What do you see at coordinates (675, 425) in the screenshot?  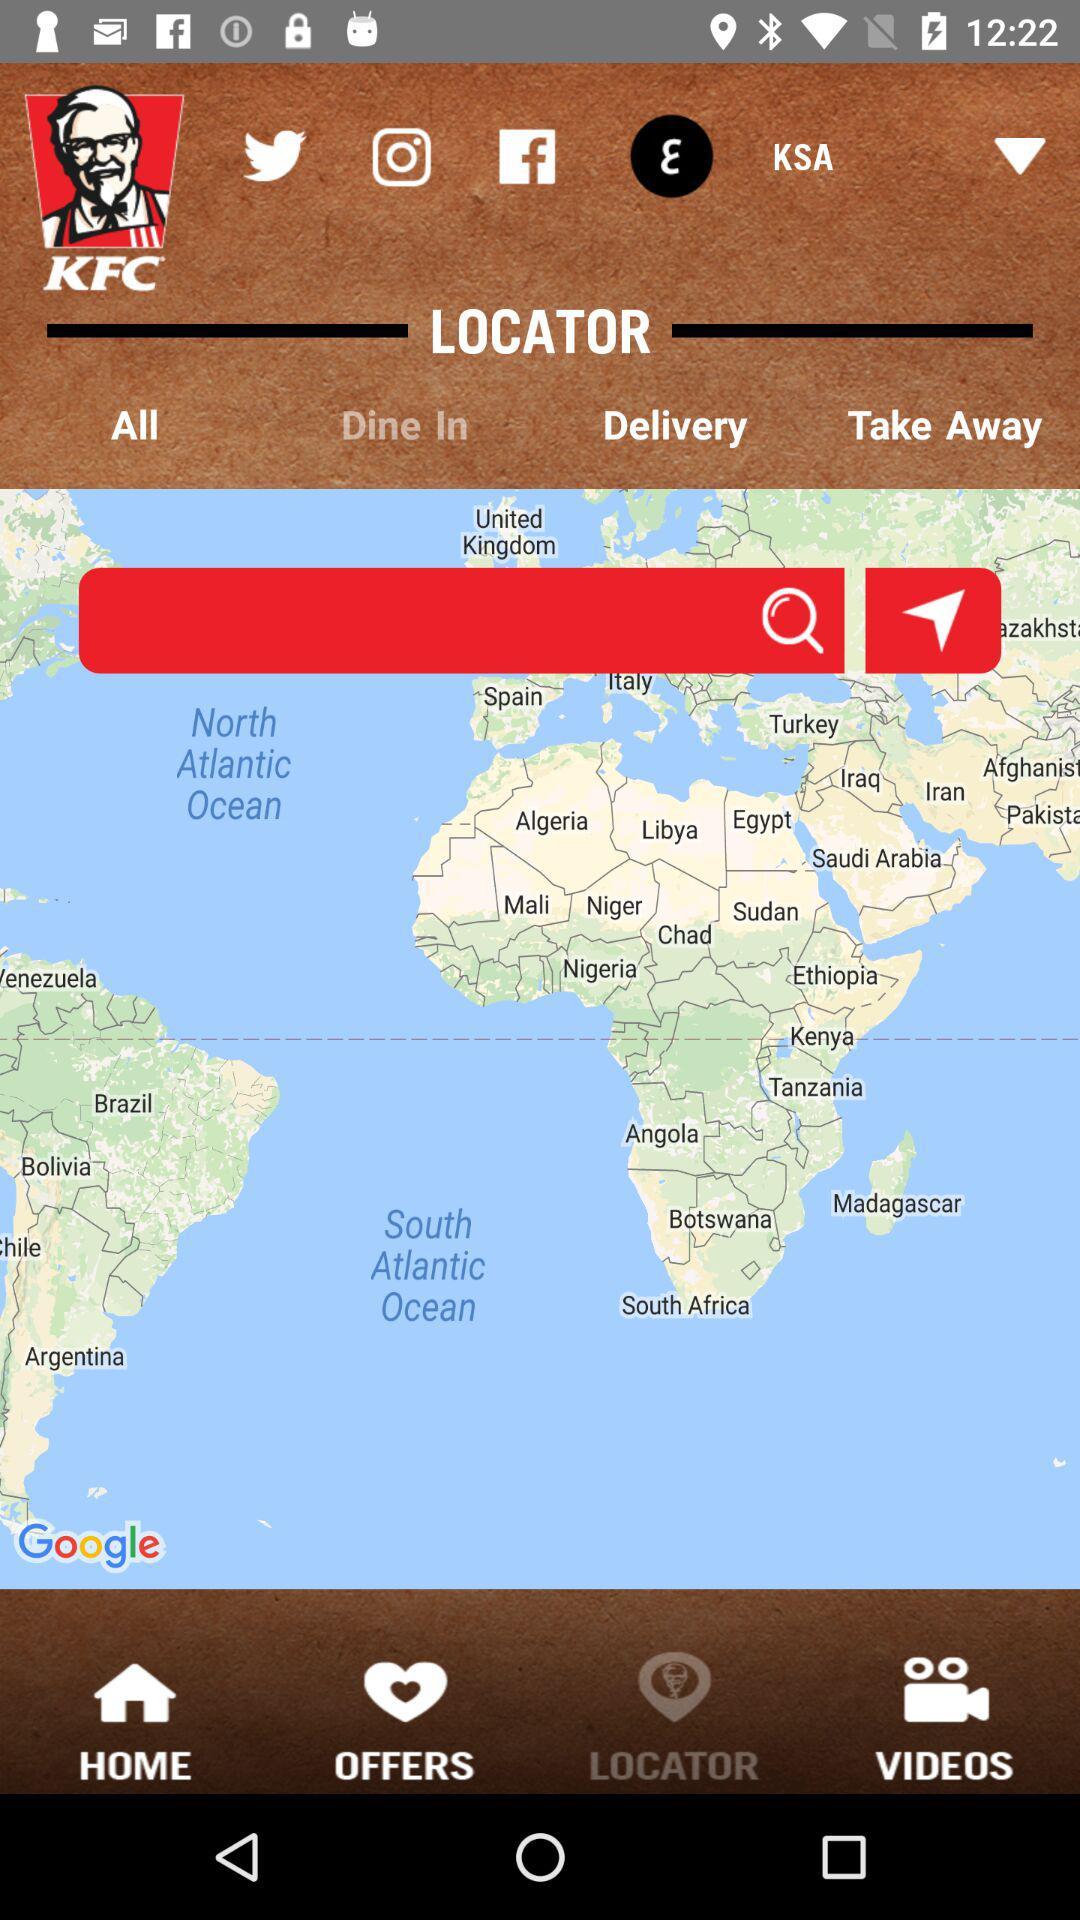 I see `the item to the right of dine in item` at bounding box center [675, 425].